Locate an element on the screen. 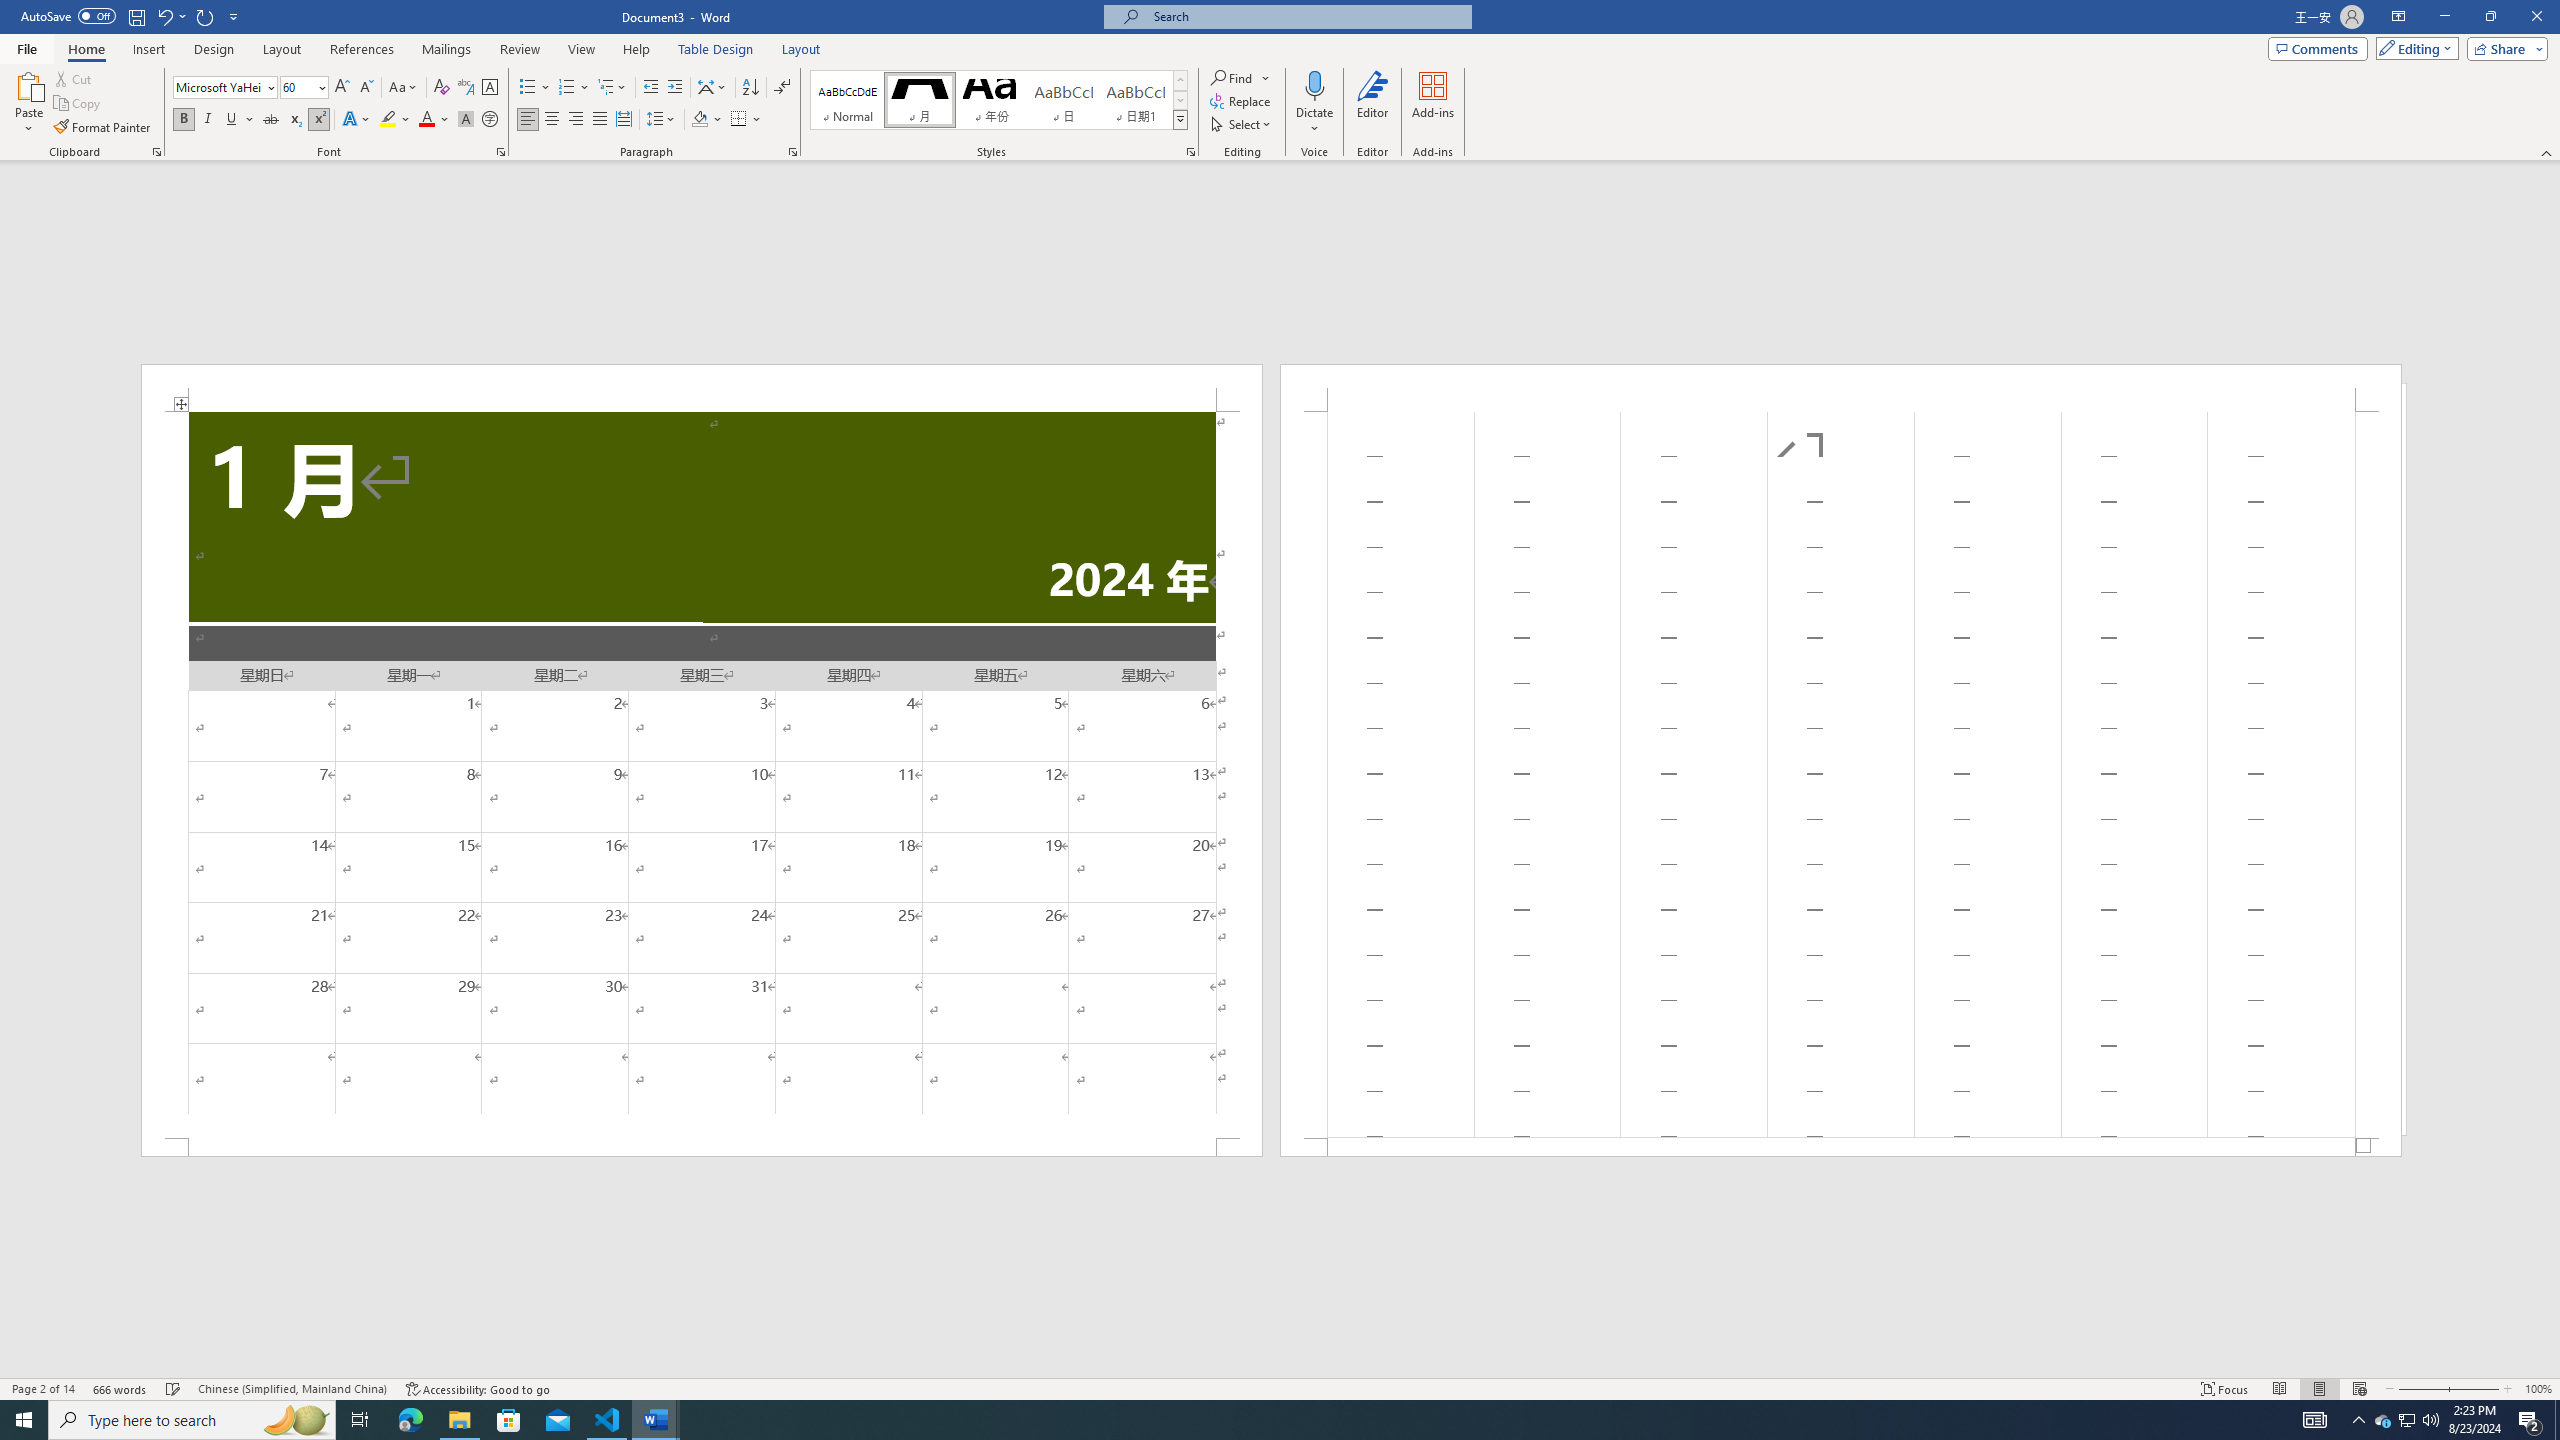  'Replace...' is located at coordinates (1240, 99).